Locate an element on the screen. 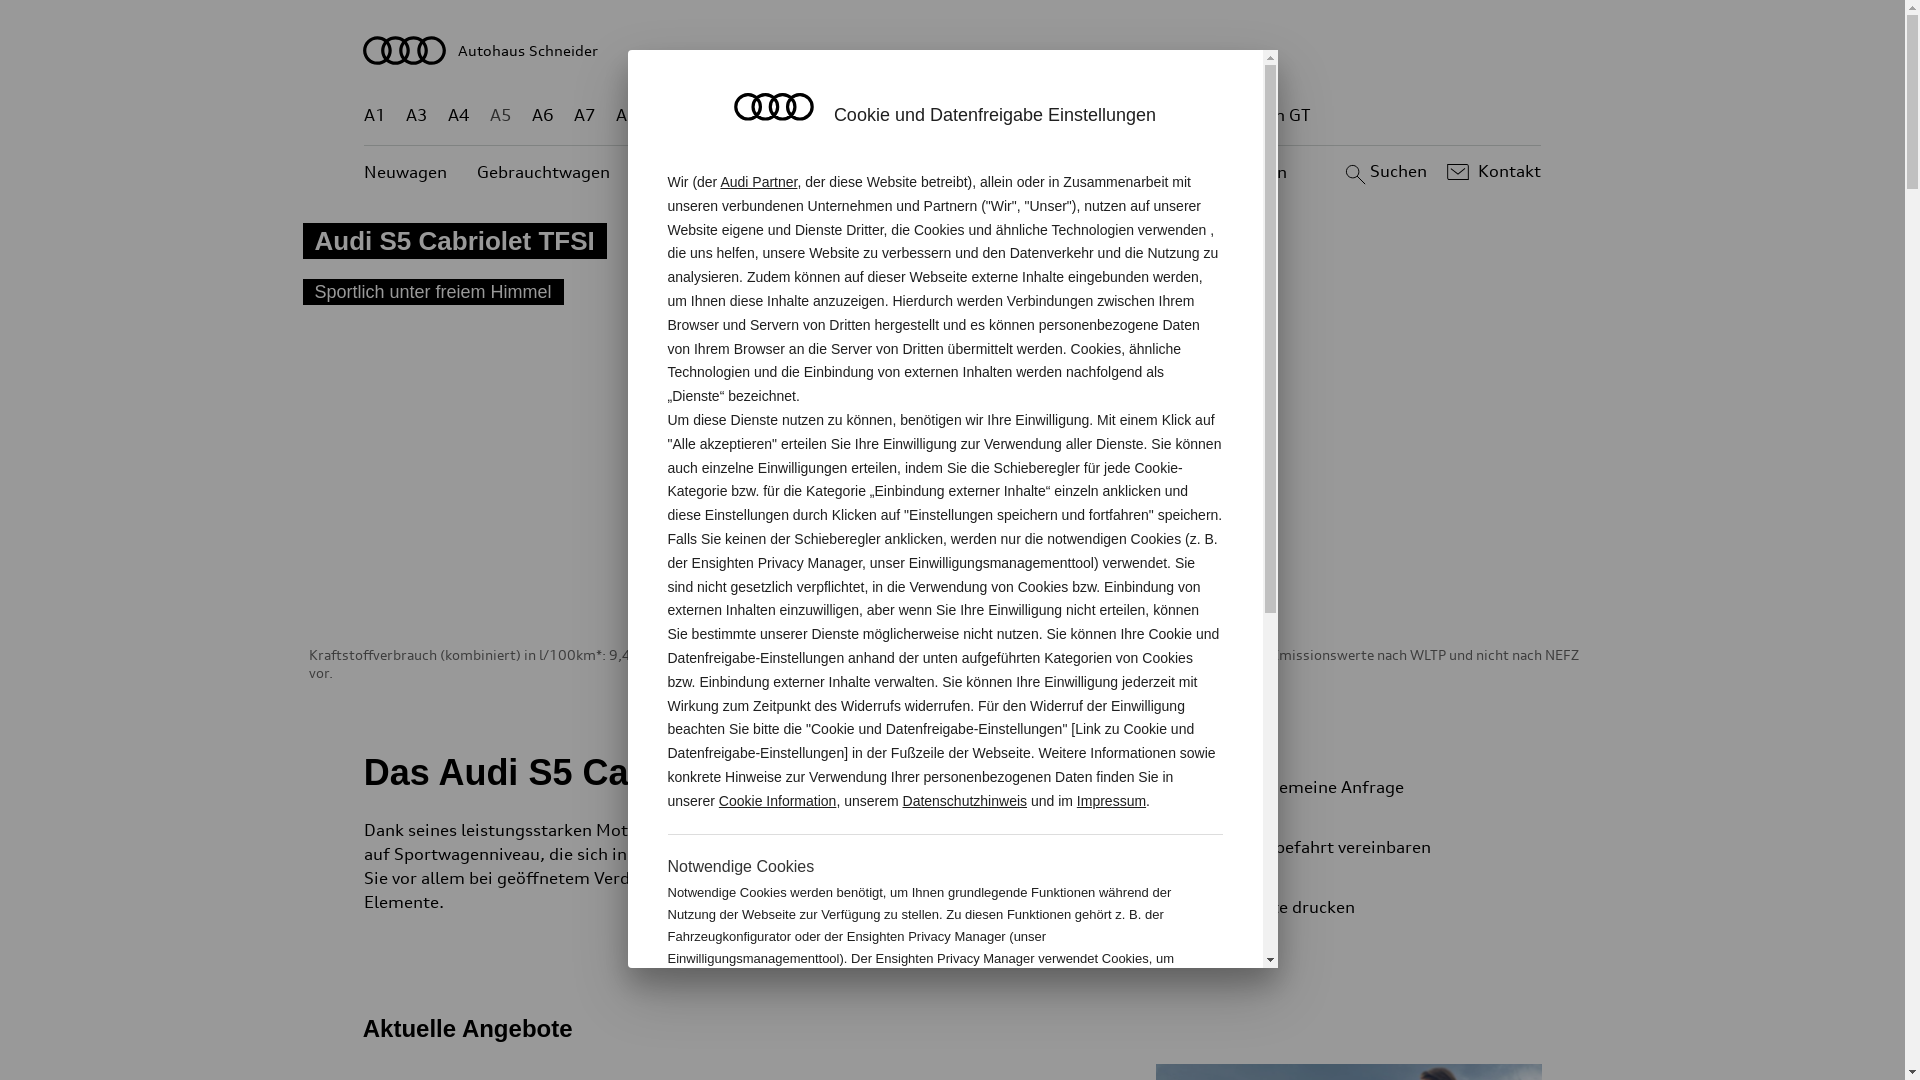  'e-tron GT' is located at coordinates (1235, 115).